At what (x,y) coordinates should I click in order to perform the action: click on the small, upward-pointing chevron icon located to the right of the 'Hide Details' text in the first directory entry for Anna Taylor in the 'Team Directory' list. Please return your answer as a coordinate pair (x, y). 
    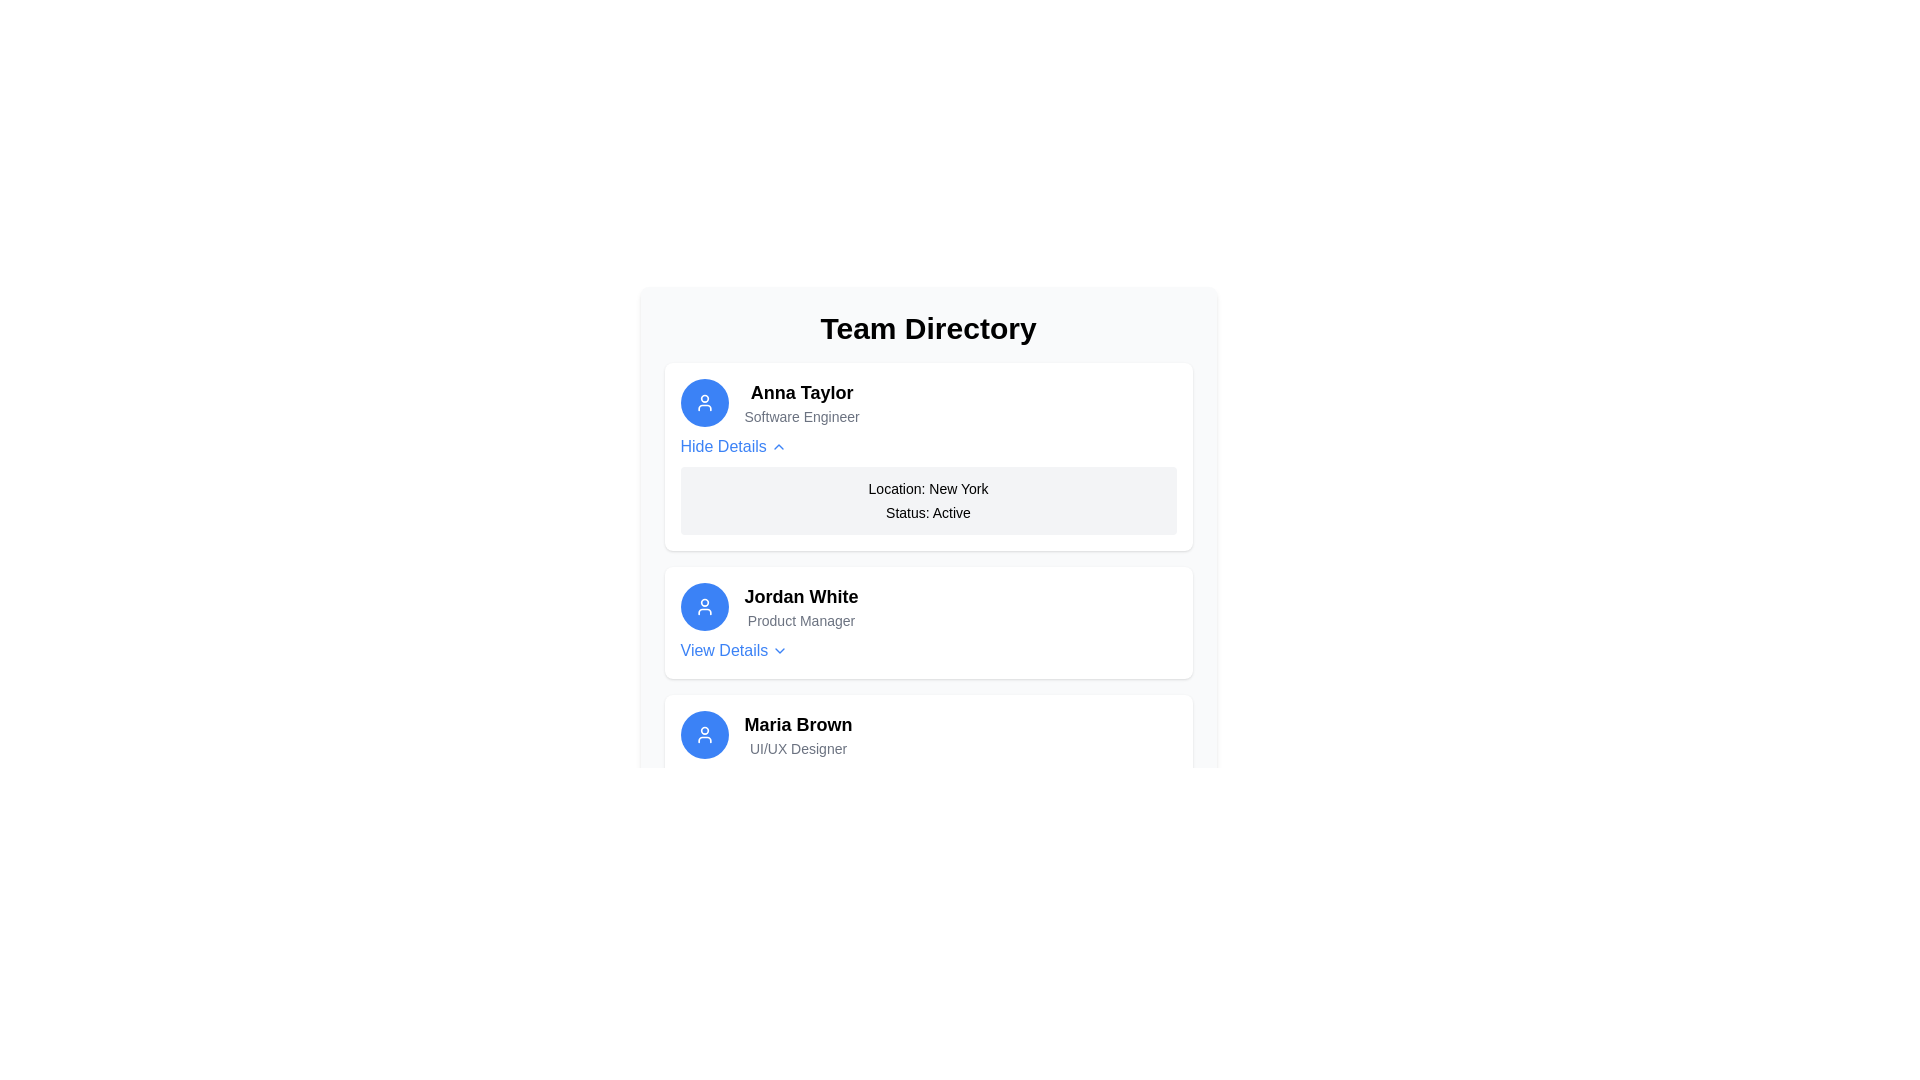
    Looking at the image, I should click on (777, 446).